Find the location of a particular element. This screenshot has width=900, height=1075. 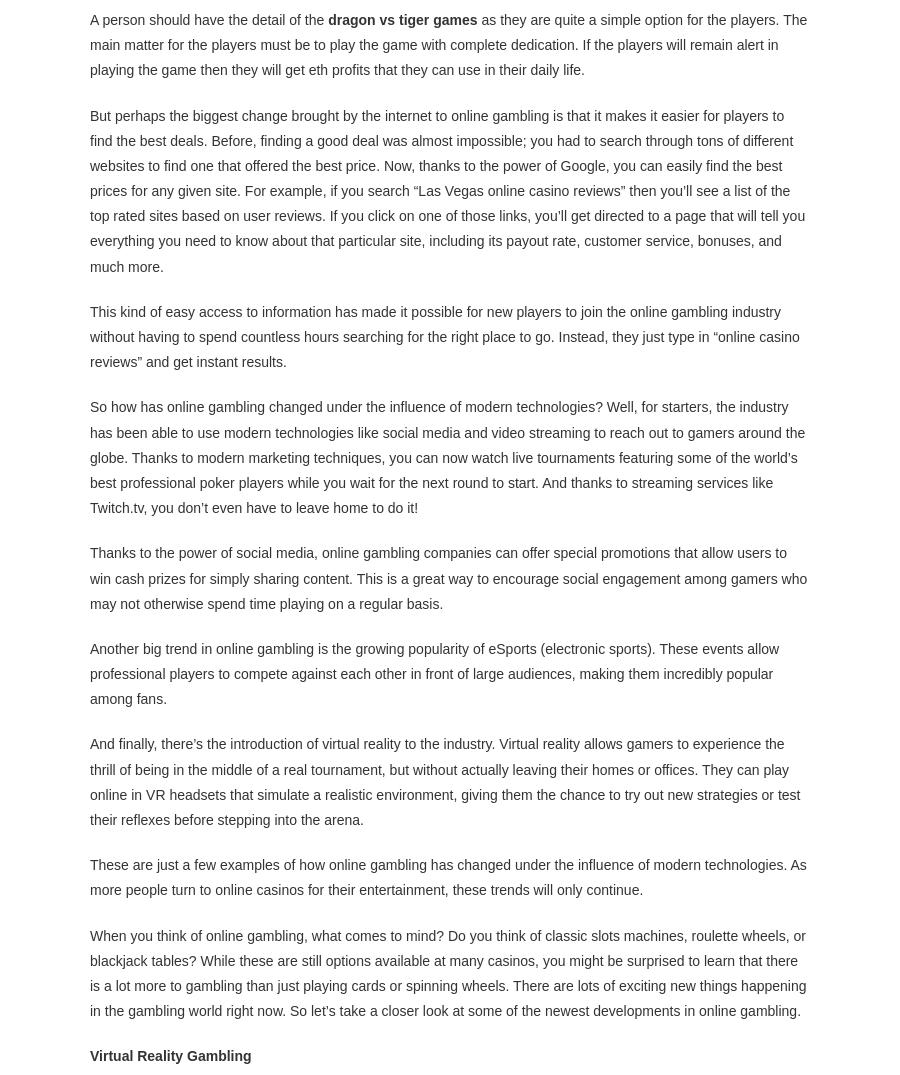

'A person should have the detail of the' is located at coordinates (208, 18).